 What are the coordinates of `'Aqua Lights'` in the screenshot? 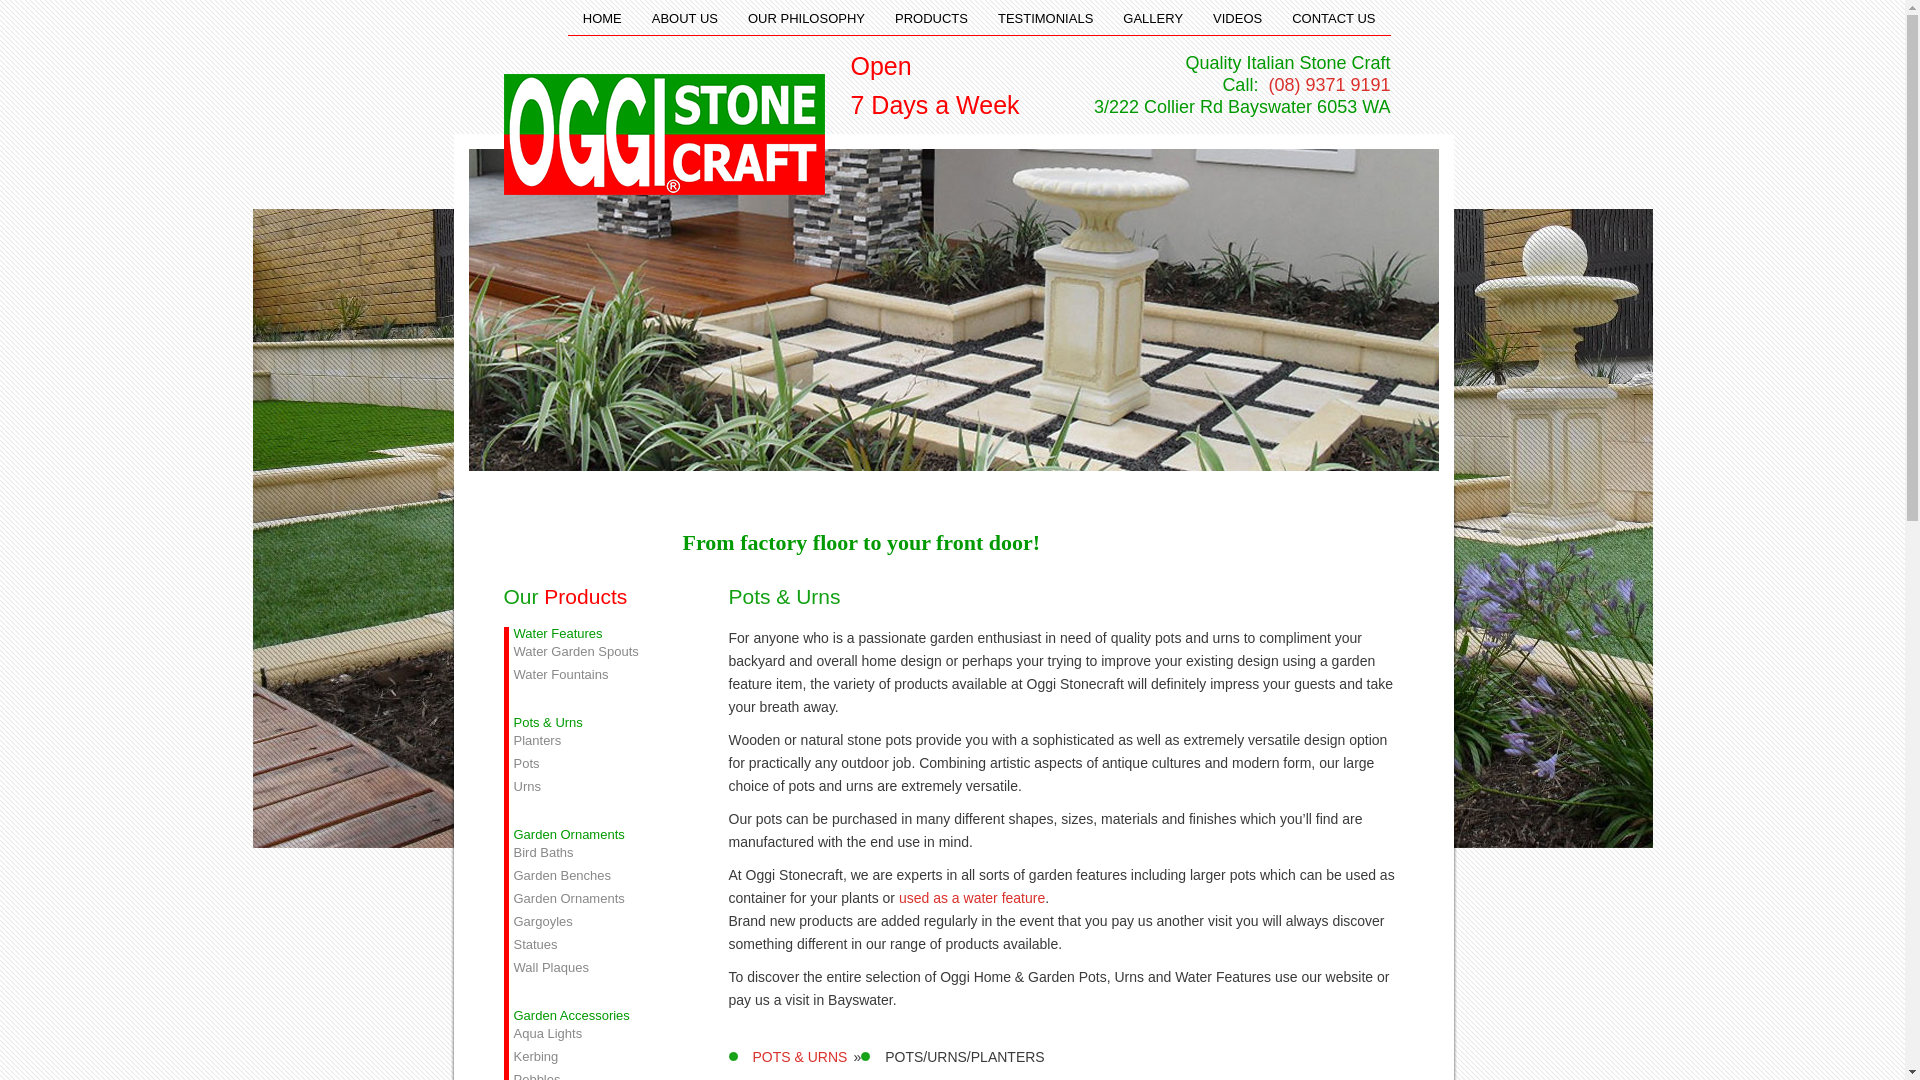 It's located at (513, 1033).